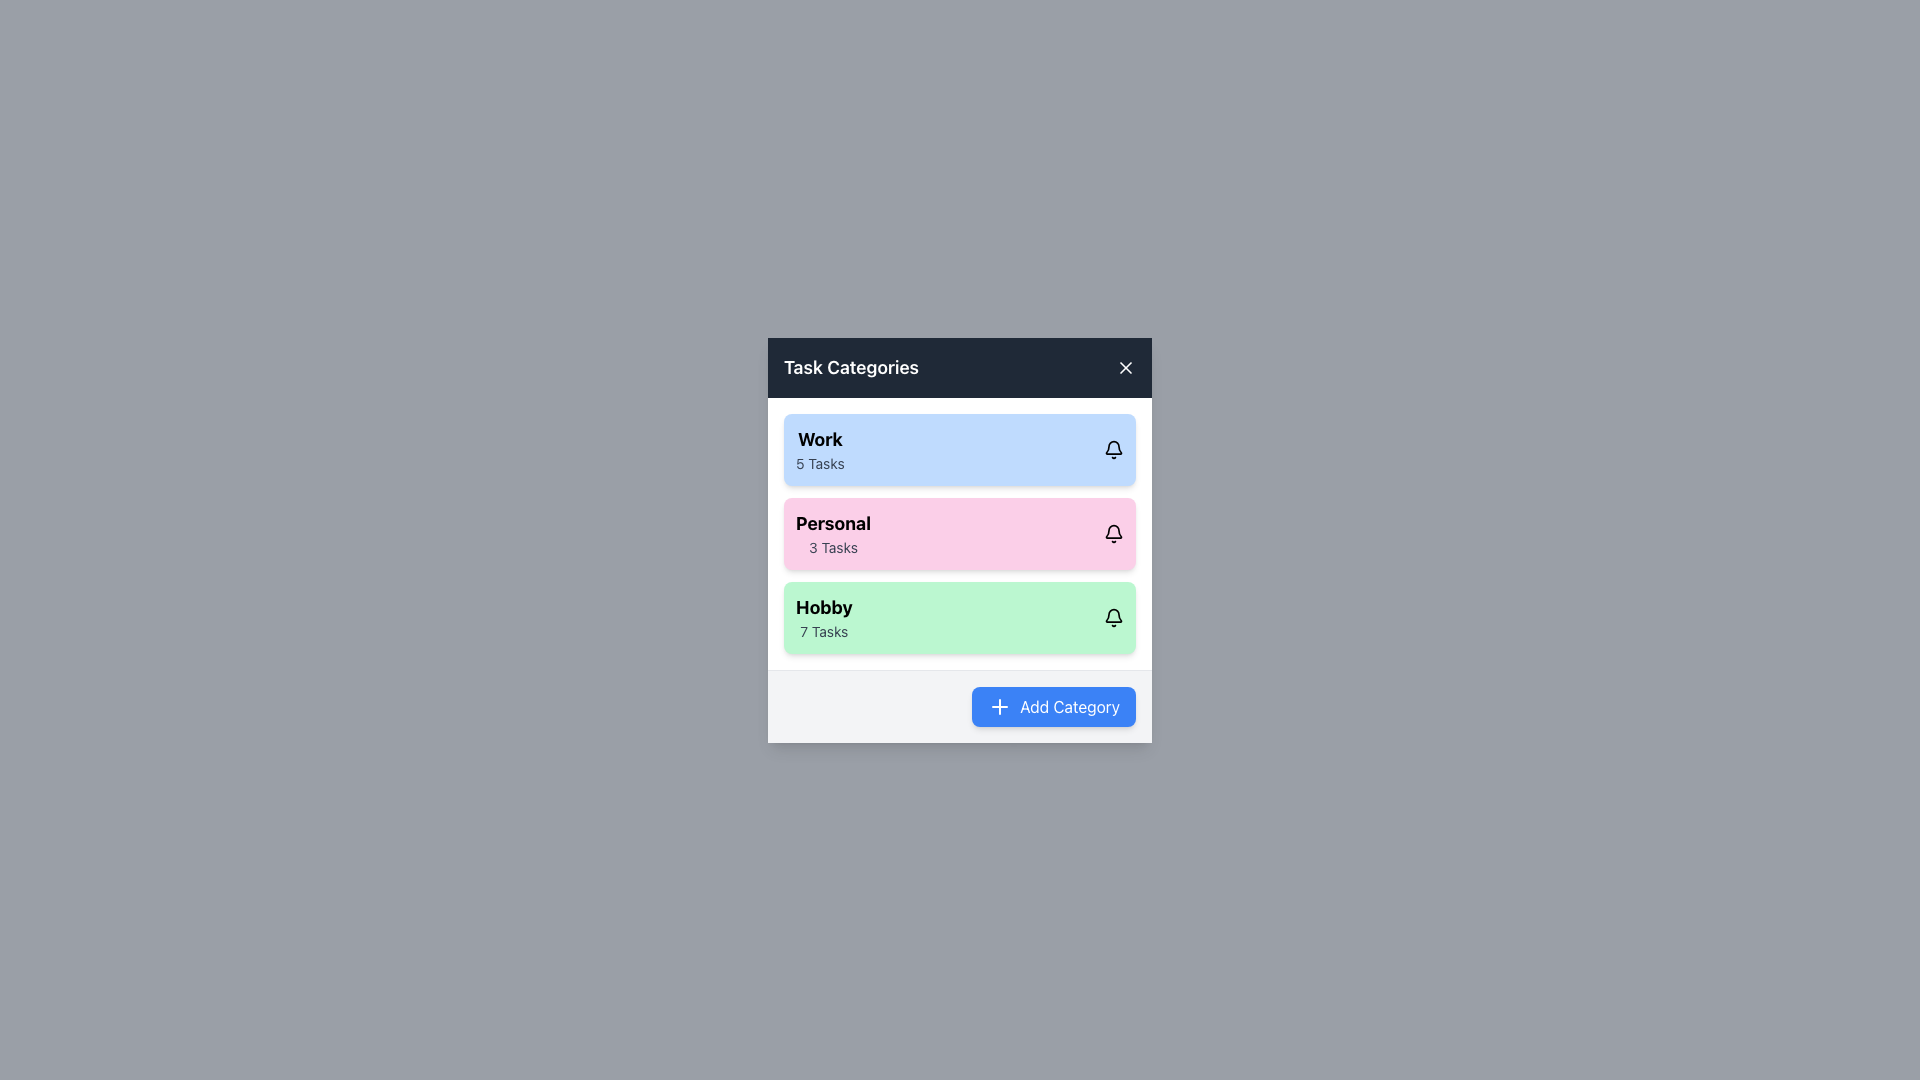 This screenshot has height=1080, width=1920. Describe the element at coordinates (833, 532) in the screenshot. I see `the 'Personal' category label which indicates '3 Tasks' in the task categories section` at that location.